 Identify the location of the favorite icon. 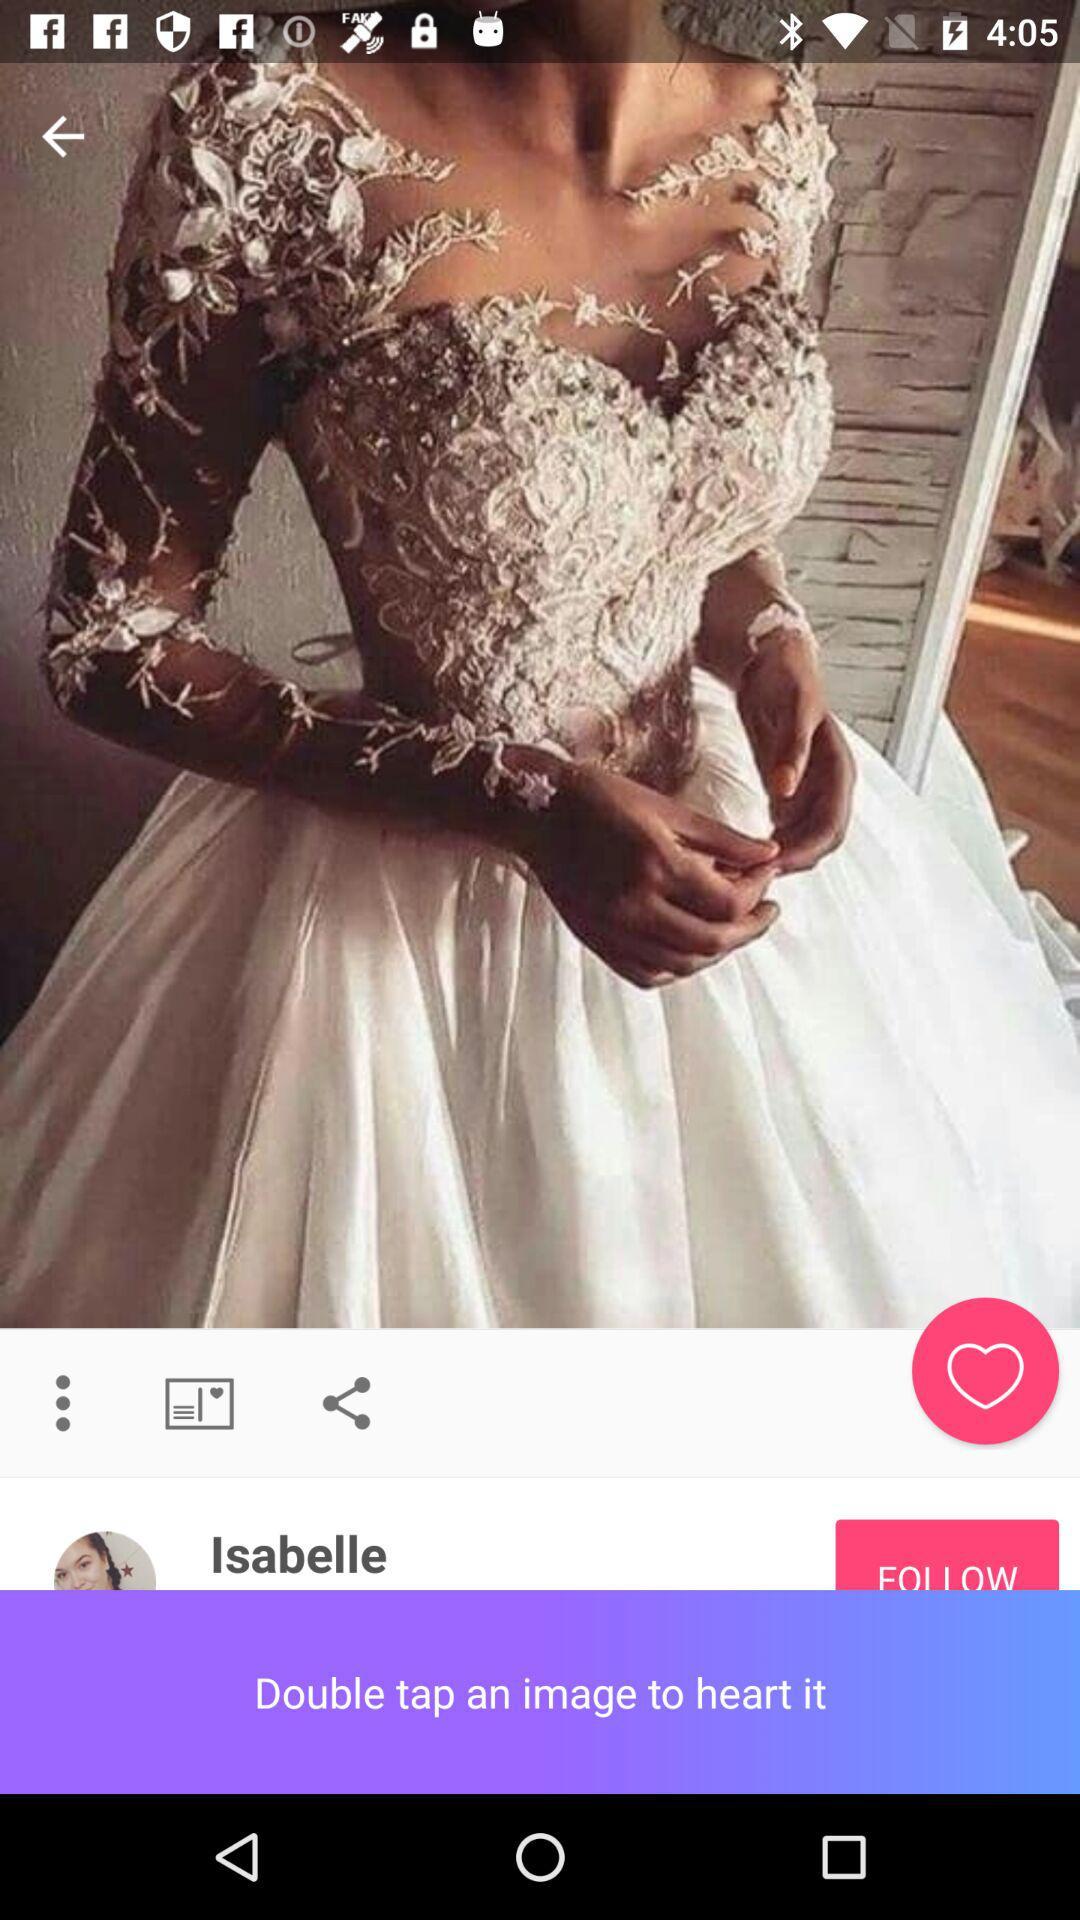
(984, 1370).